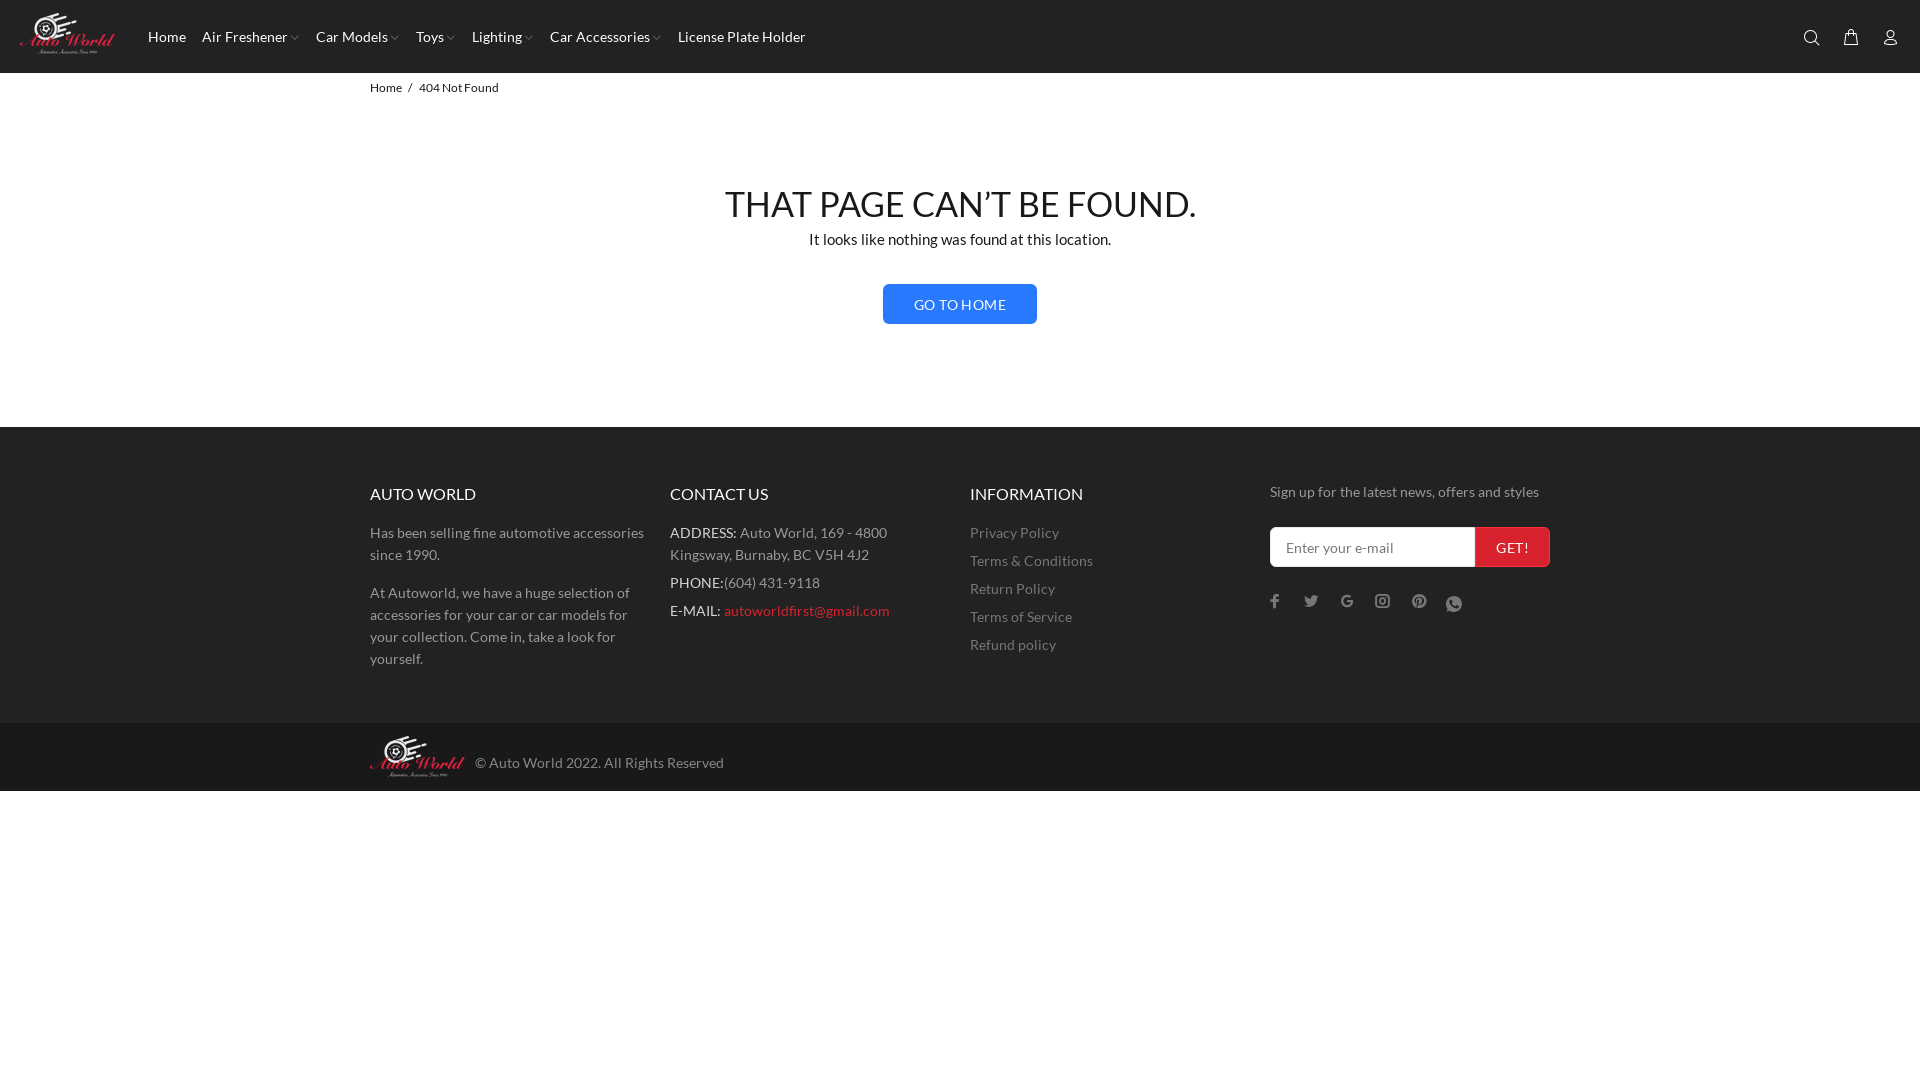 Image resolution: width=1920 pixels, height=1080 pixels. Describe the element at coordinates (1031, 560) in the screenshot. I see `'Terms & Conditions'` at that location.